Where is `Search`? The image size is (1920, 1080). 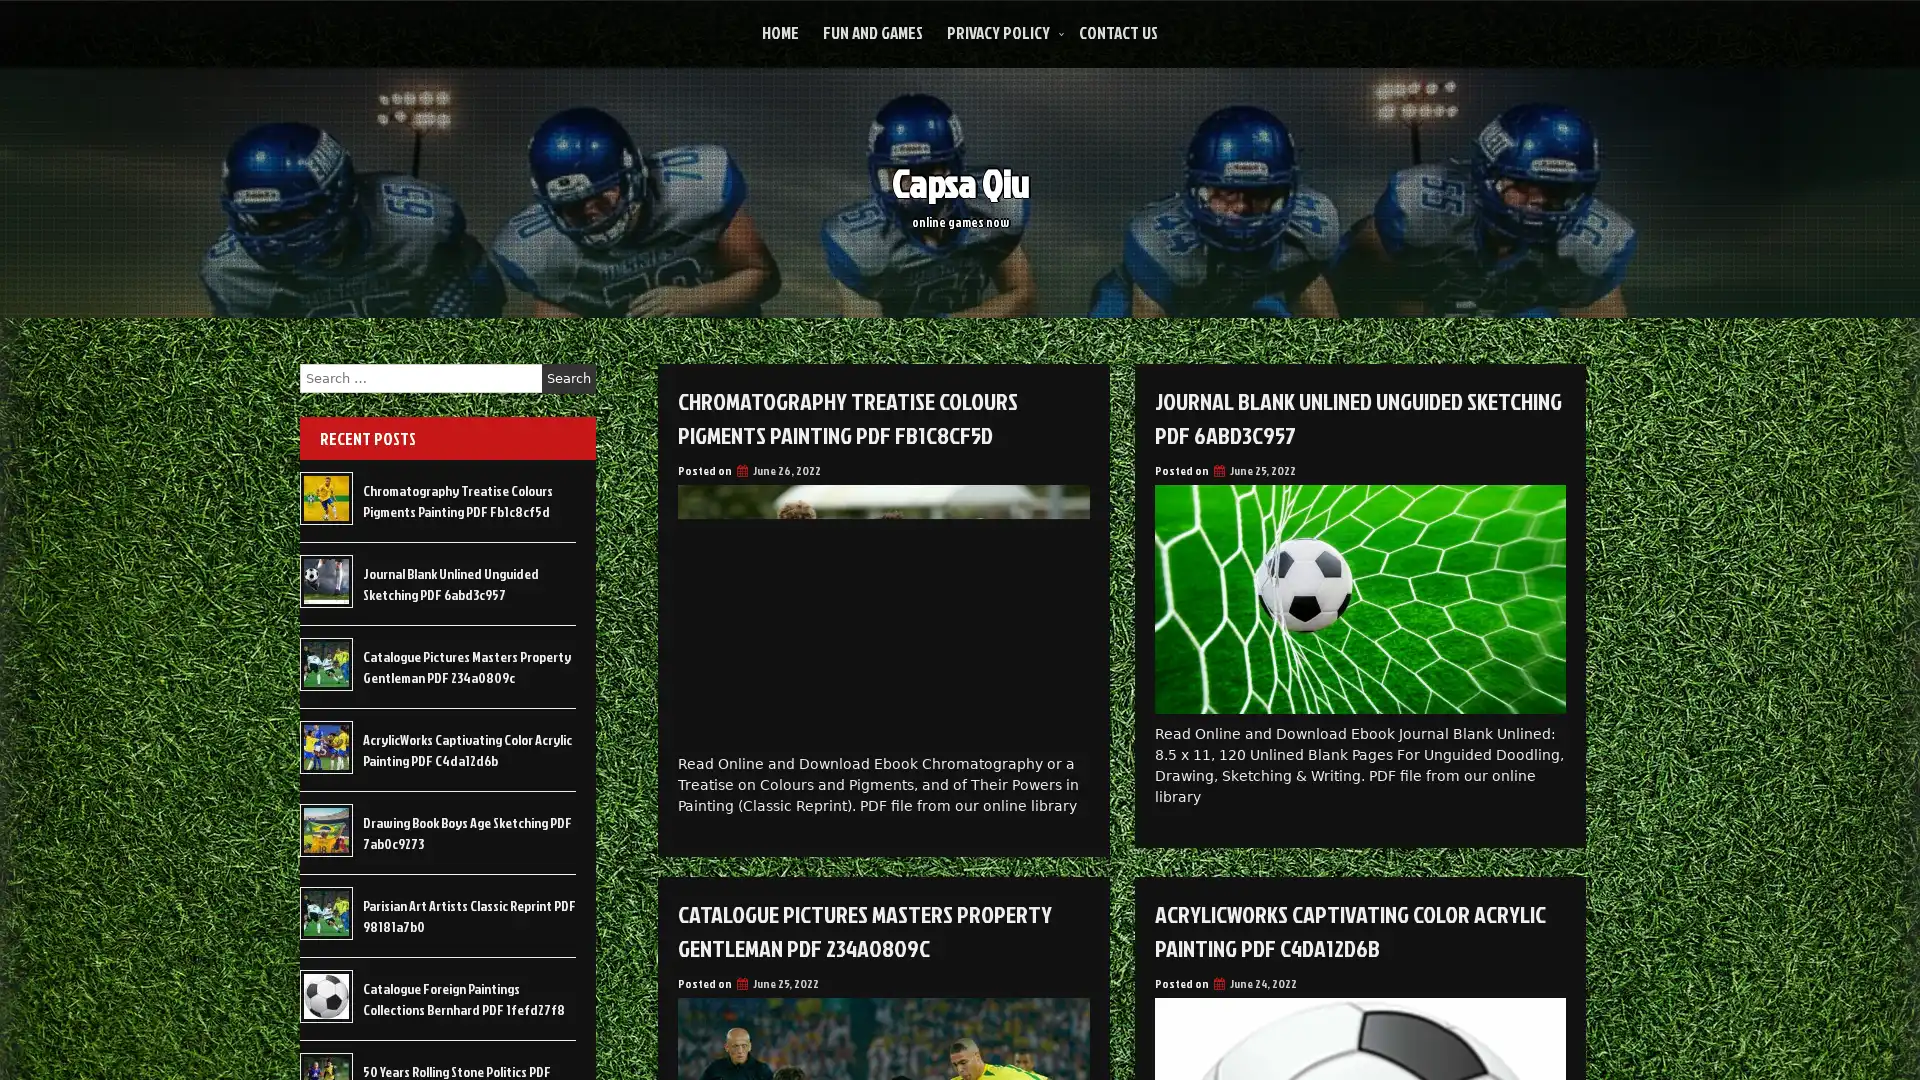
Search is located at coordinates (568, 378).